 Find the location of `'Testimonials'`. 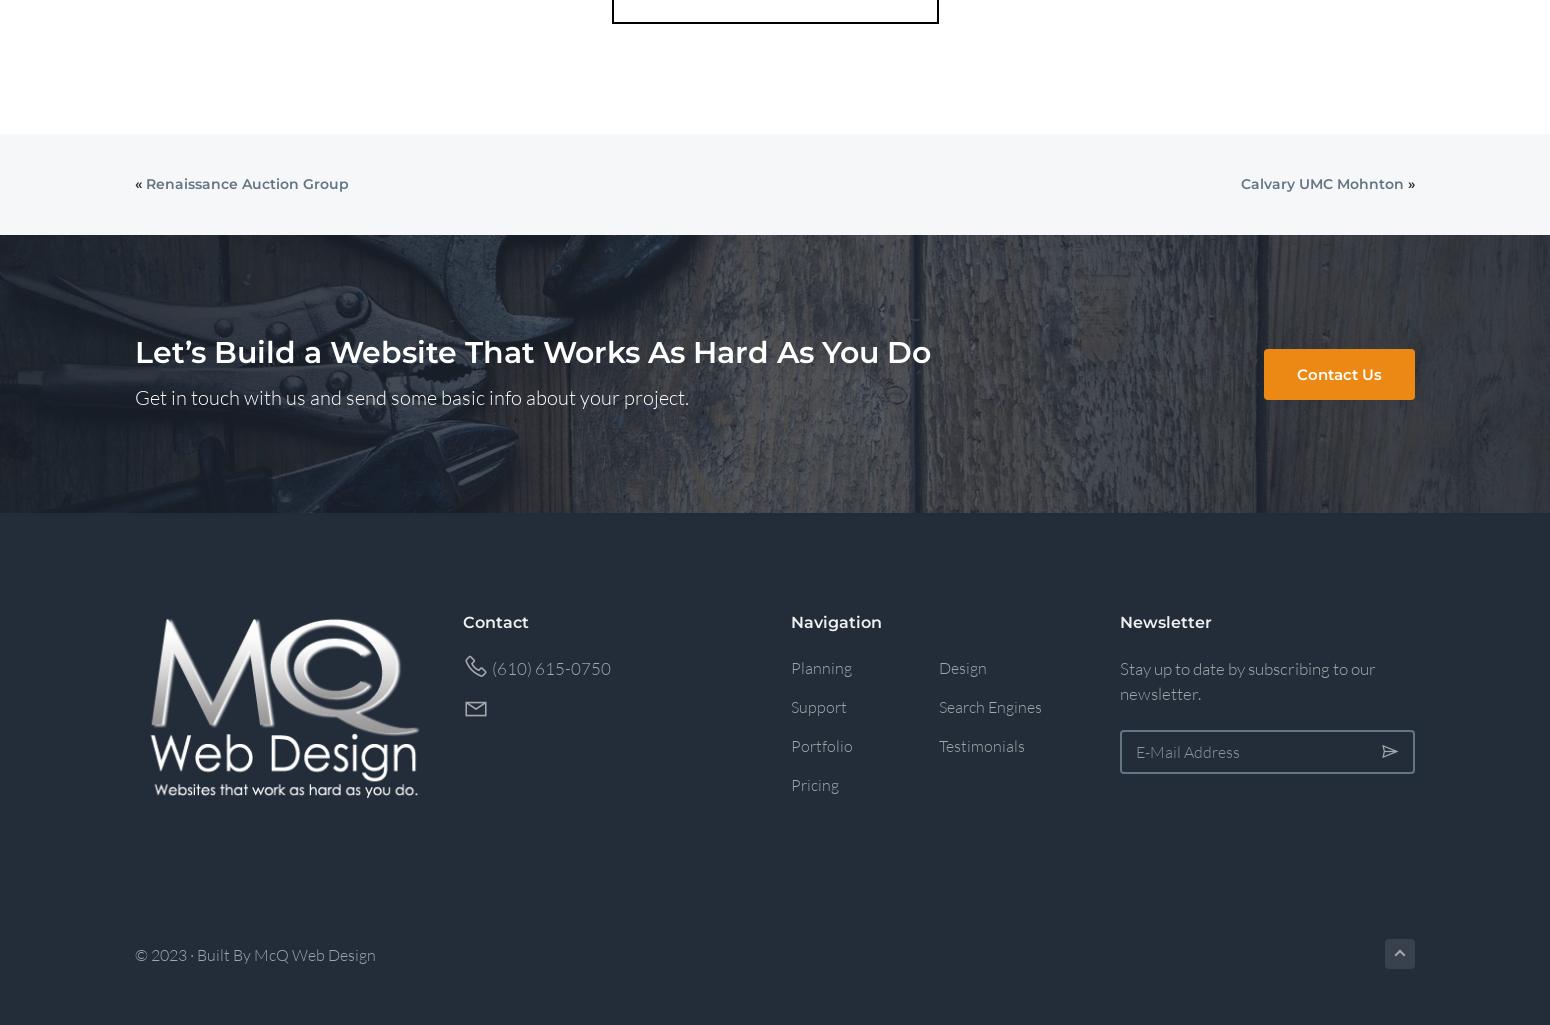

'Testimonials' is located at coordinates (980, 743).